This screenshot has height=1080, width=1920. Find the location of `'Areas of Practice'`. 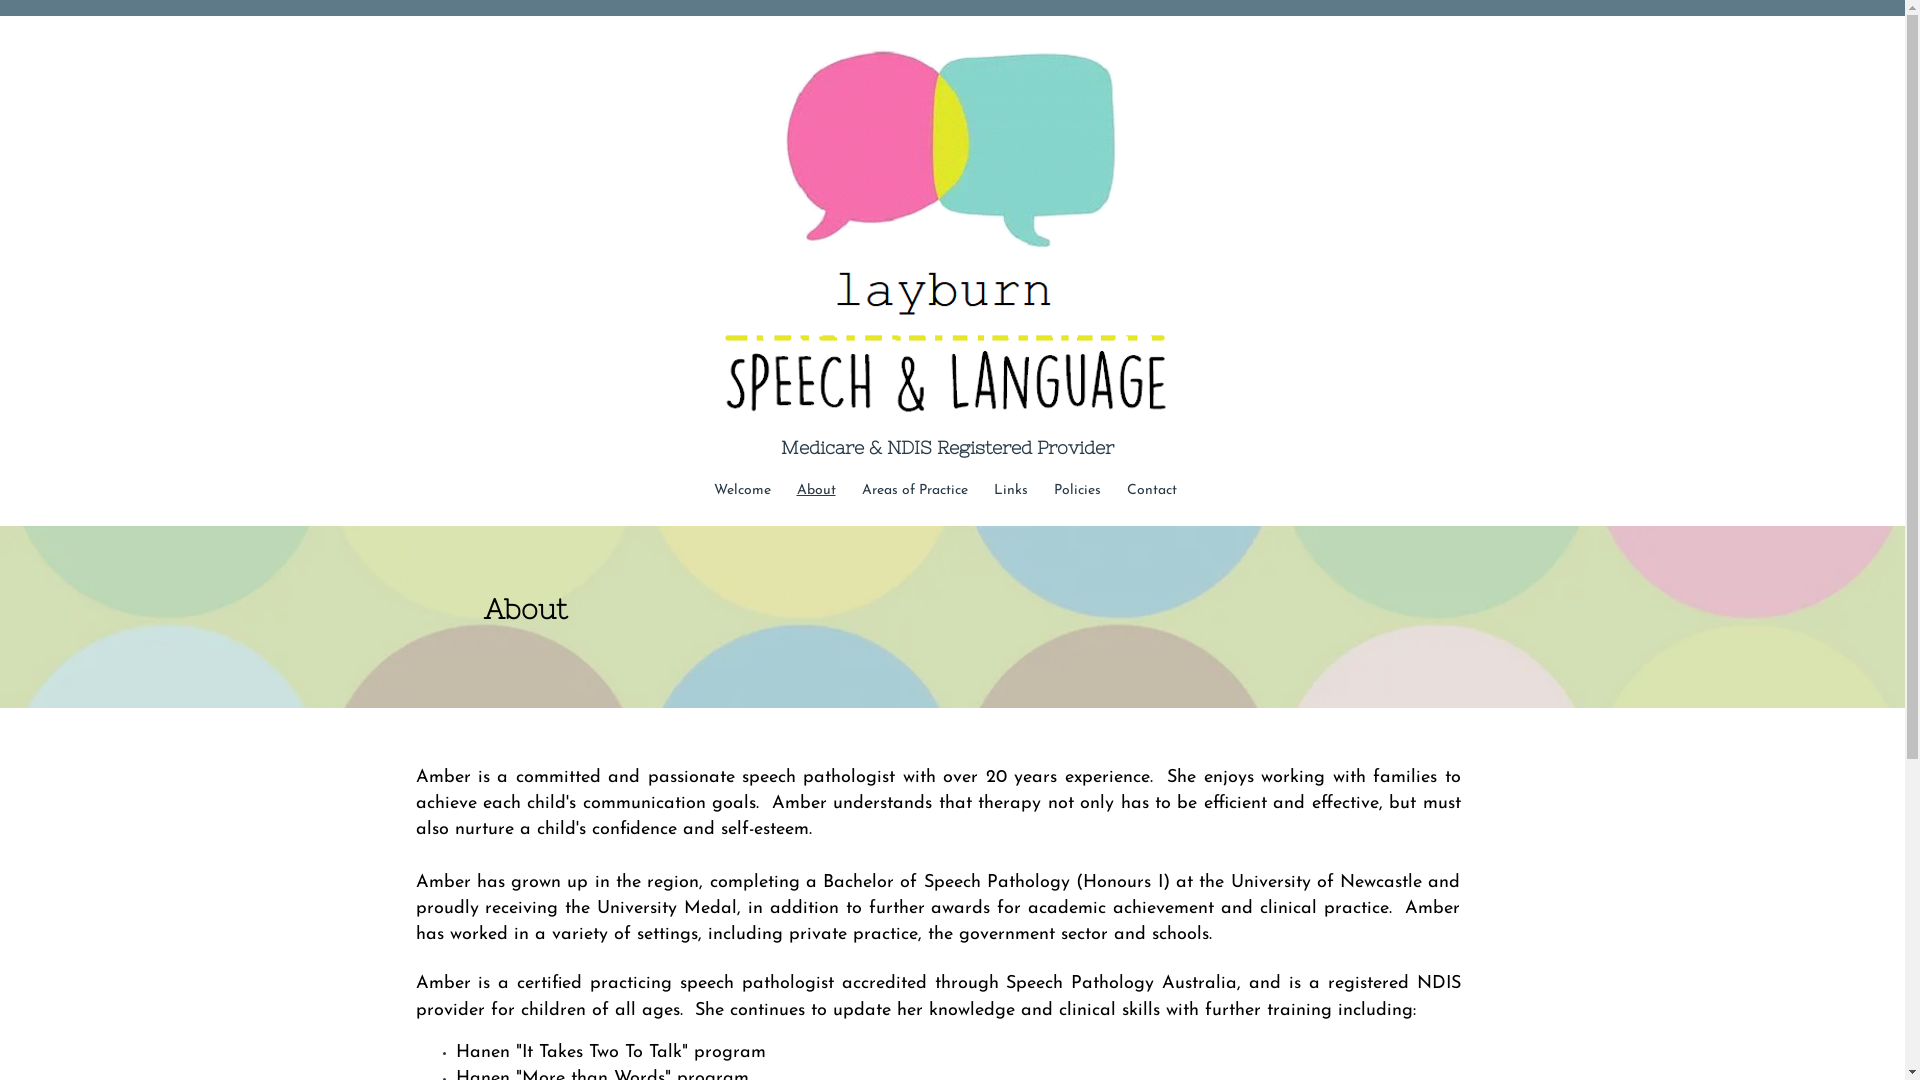

'Areas of Practice' is located at coordinates (848, 490).